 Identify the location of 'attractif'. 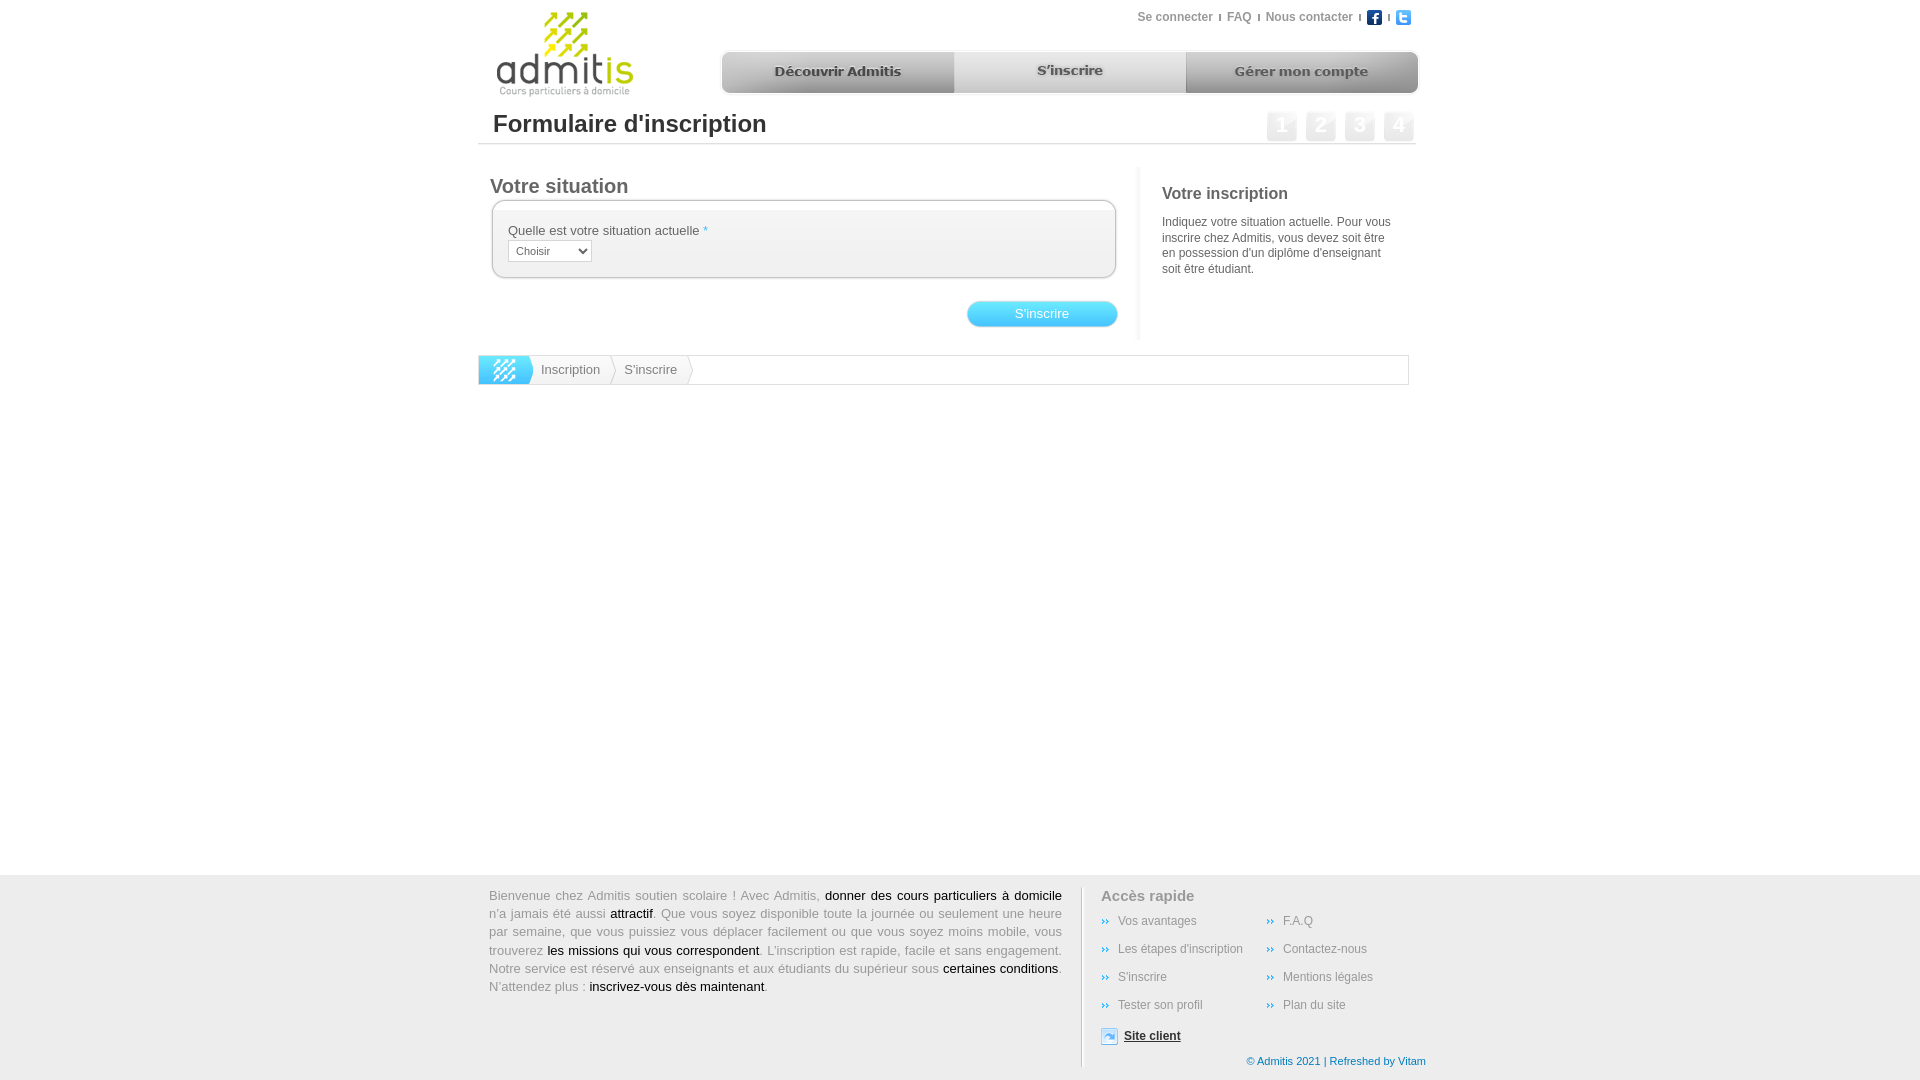
(630, 913).